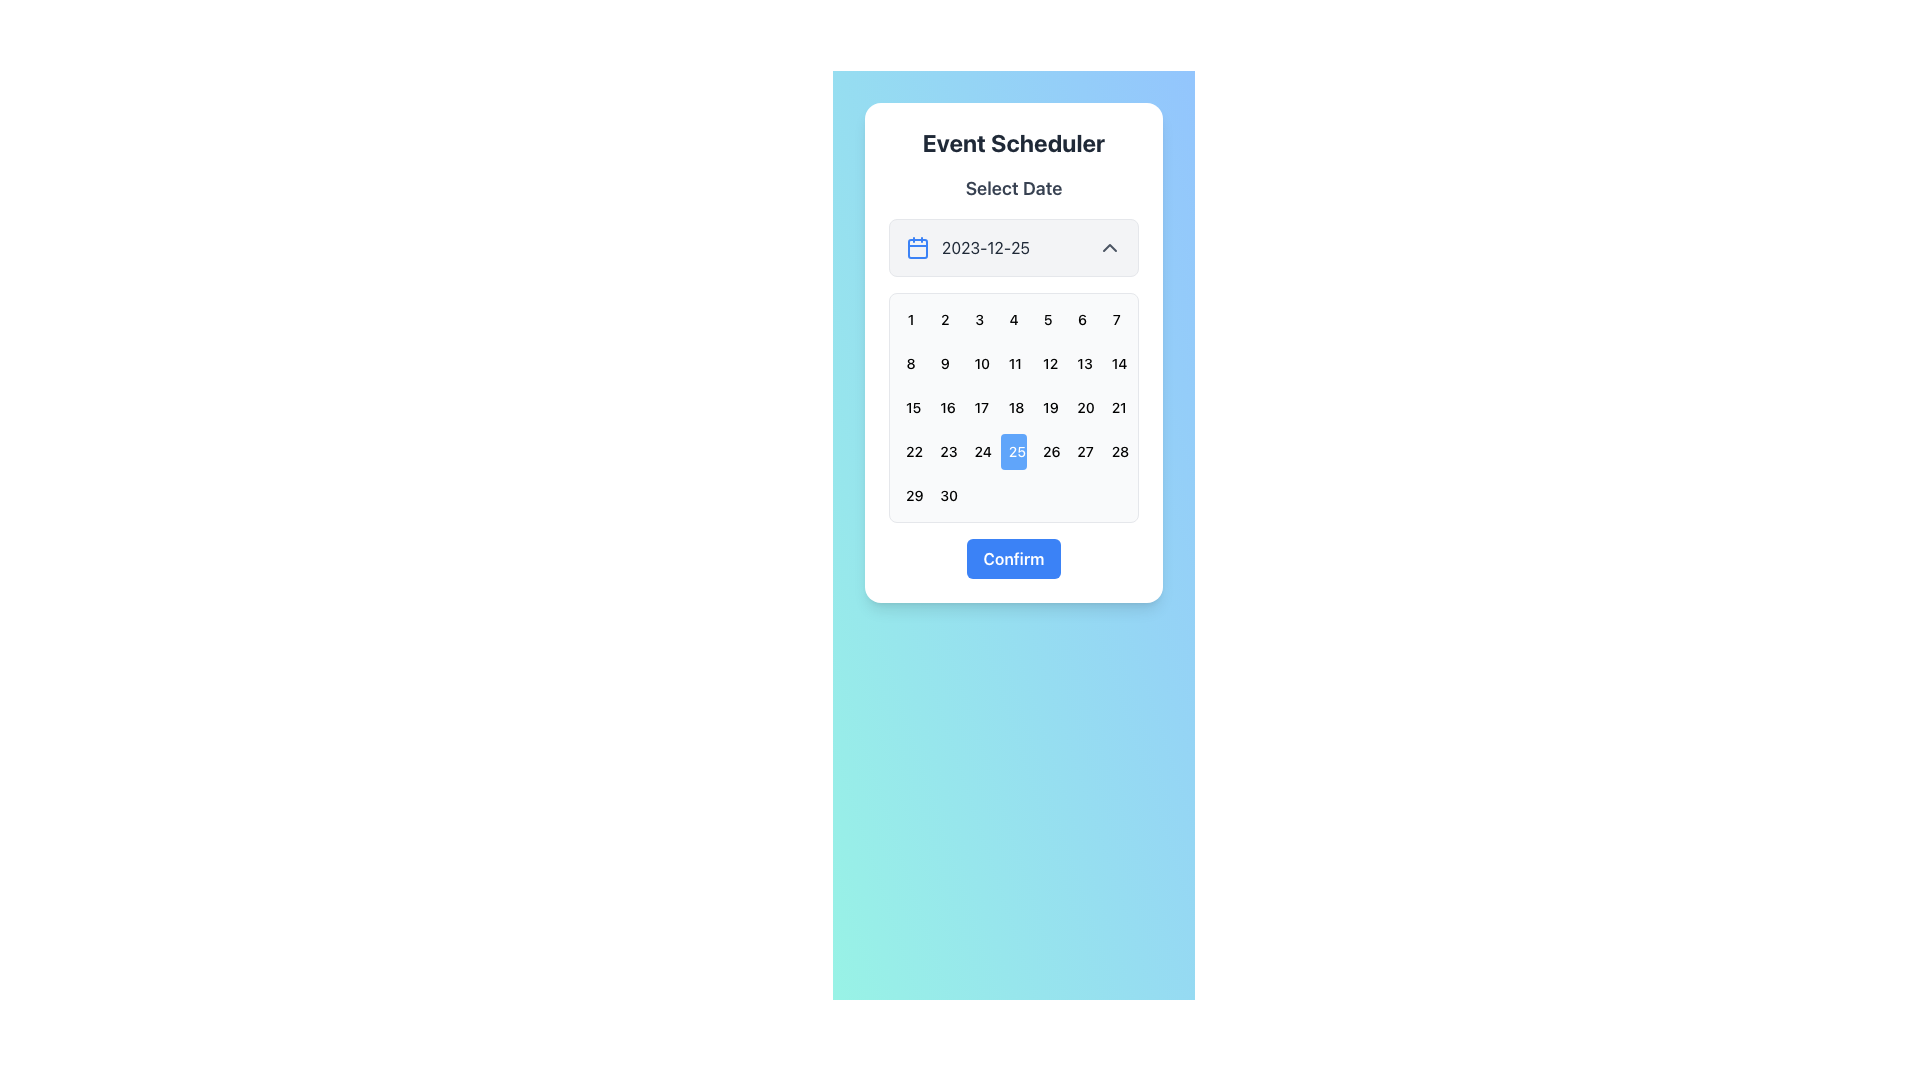  I want to click on small, rectangular shape with rounded corners located within the calendar icon next to the date input field by clicking on it, so click(916, 248).